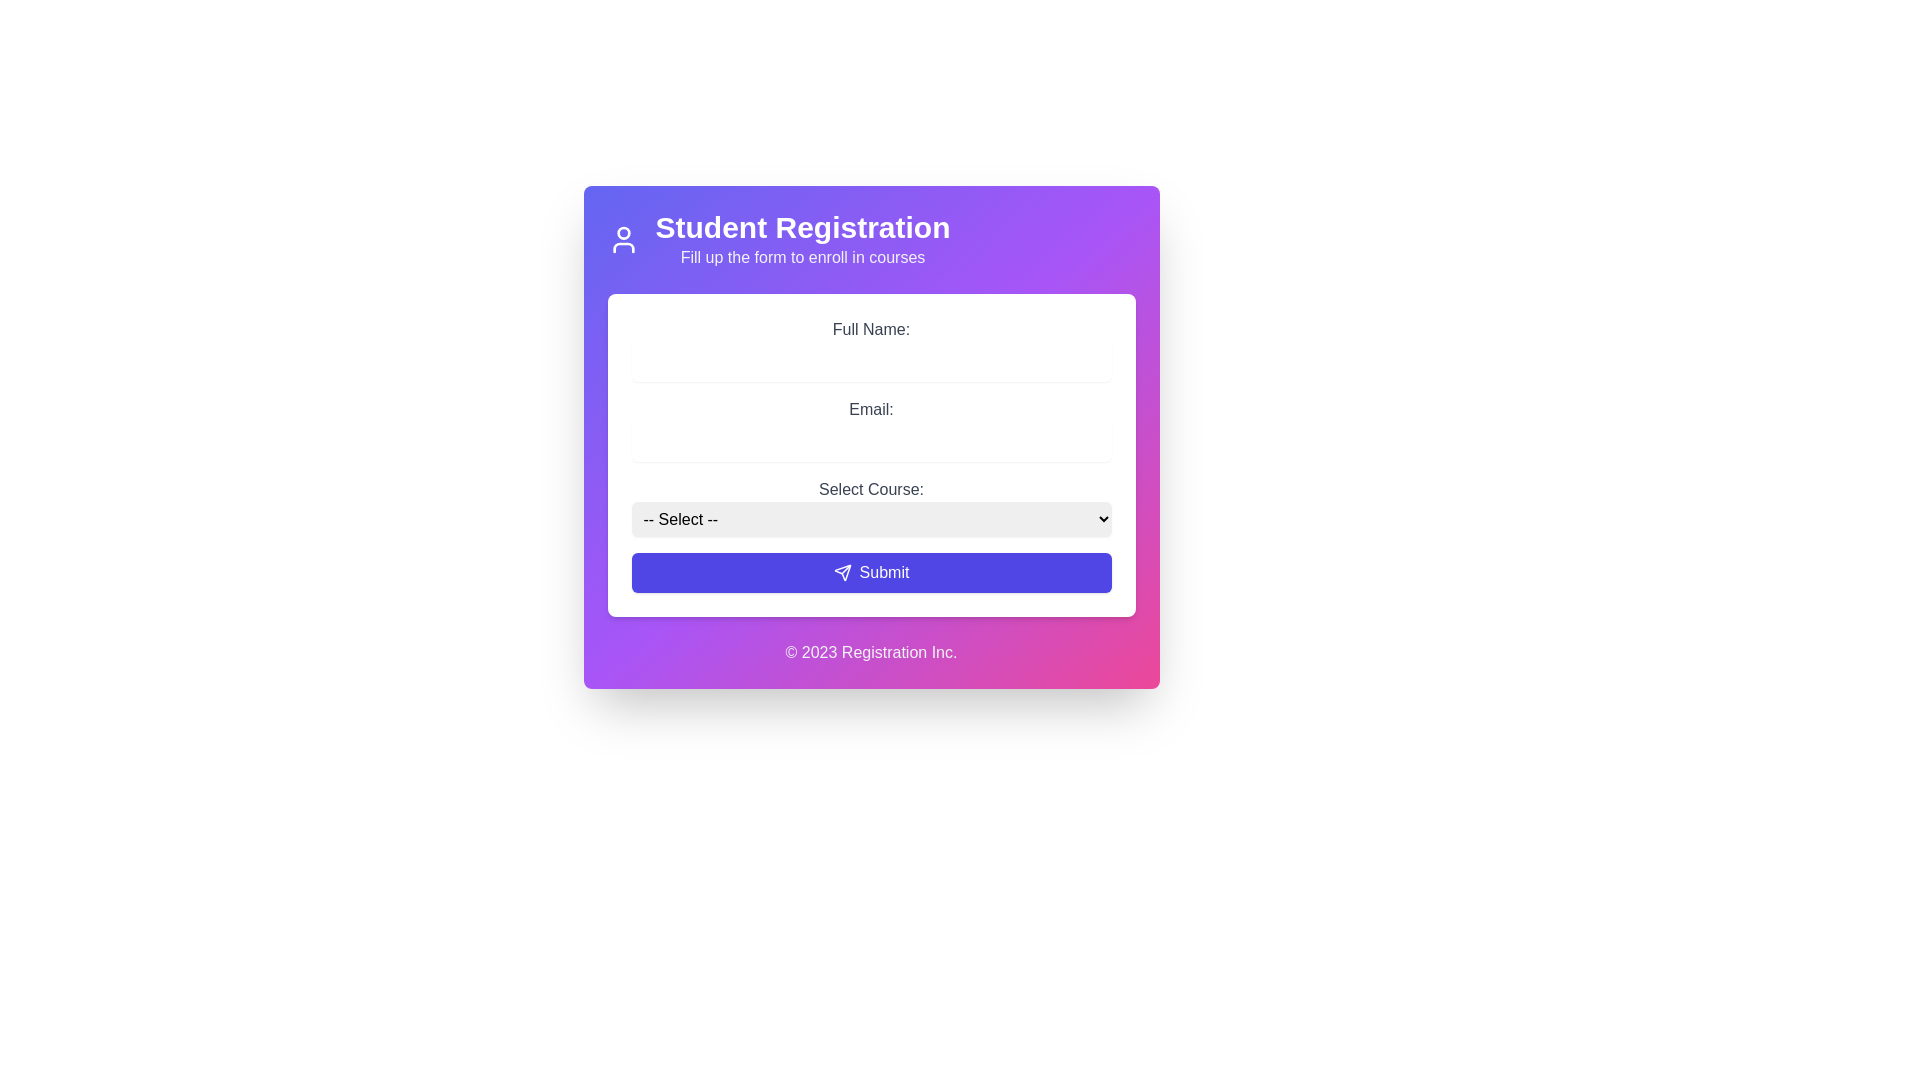 Image resolution: width=1920 pixels, height=1080 pixels. What do you see at coordinates (802, 257) in the screenshot?
I see `the informational text located directly below the 'Student Registration' heading, which provides guidance to users about the purpose of the form` at bounding box center [802, 257].